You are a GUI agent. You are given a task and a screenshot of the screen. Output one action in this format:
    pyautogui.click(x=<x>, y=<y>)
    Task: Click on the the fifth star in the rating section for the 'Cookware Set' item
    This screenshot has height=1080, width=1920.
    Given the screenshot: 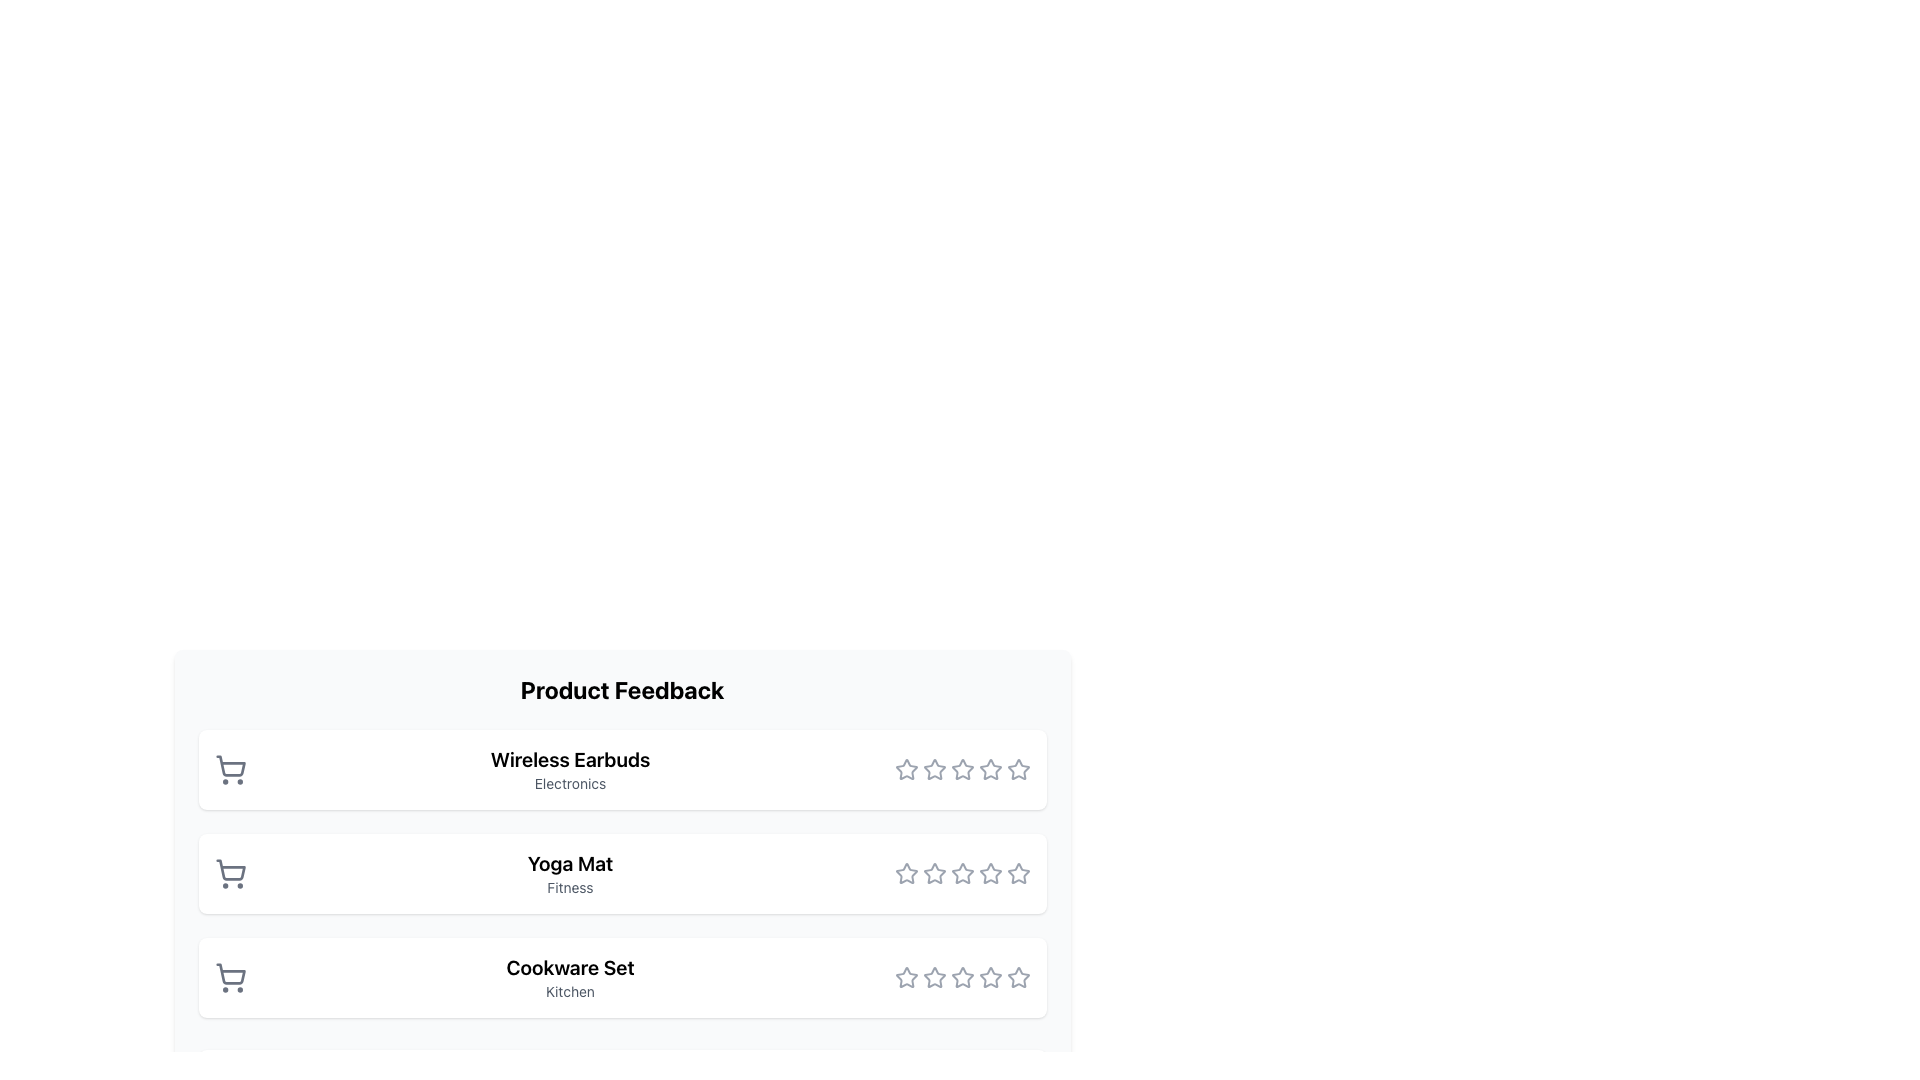 What is the action you would take?
    pyautogui.click(x=1018, y=977)
    